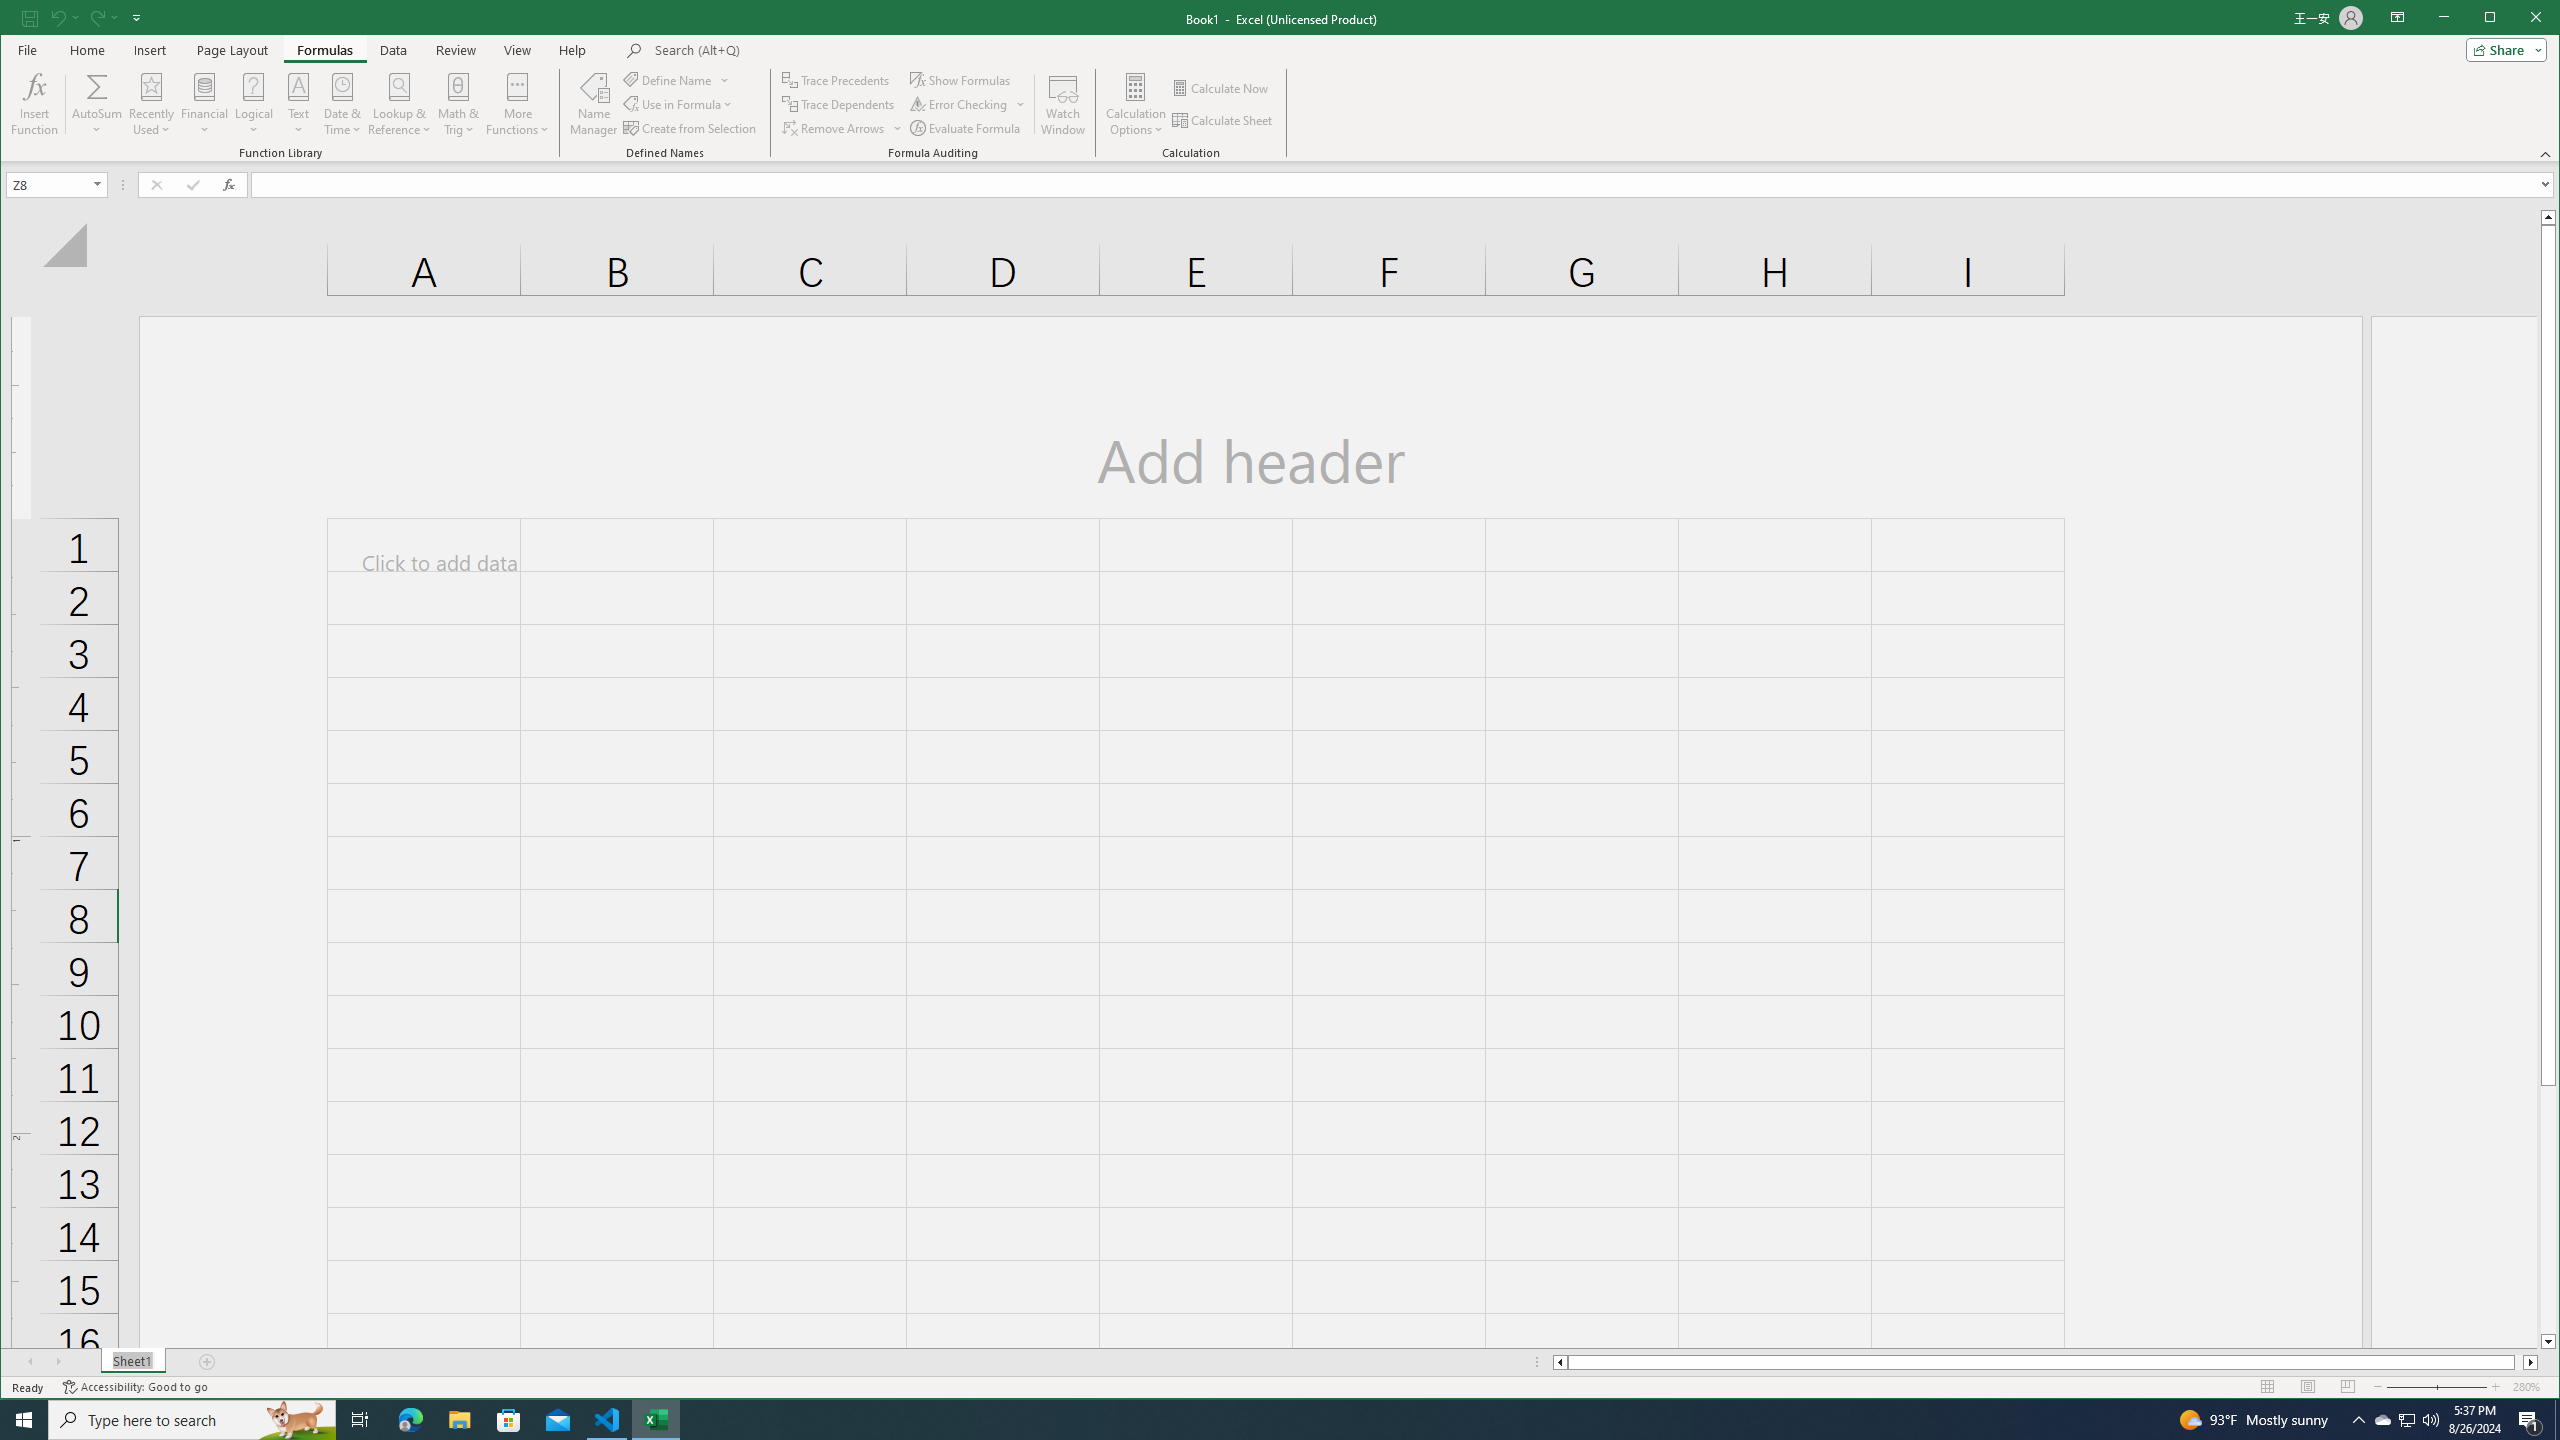 The width and height of the screenshot is (2560, 1440). I want to click on 'Define Name', so click(676, 80).